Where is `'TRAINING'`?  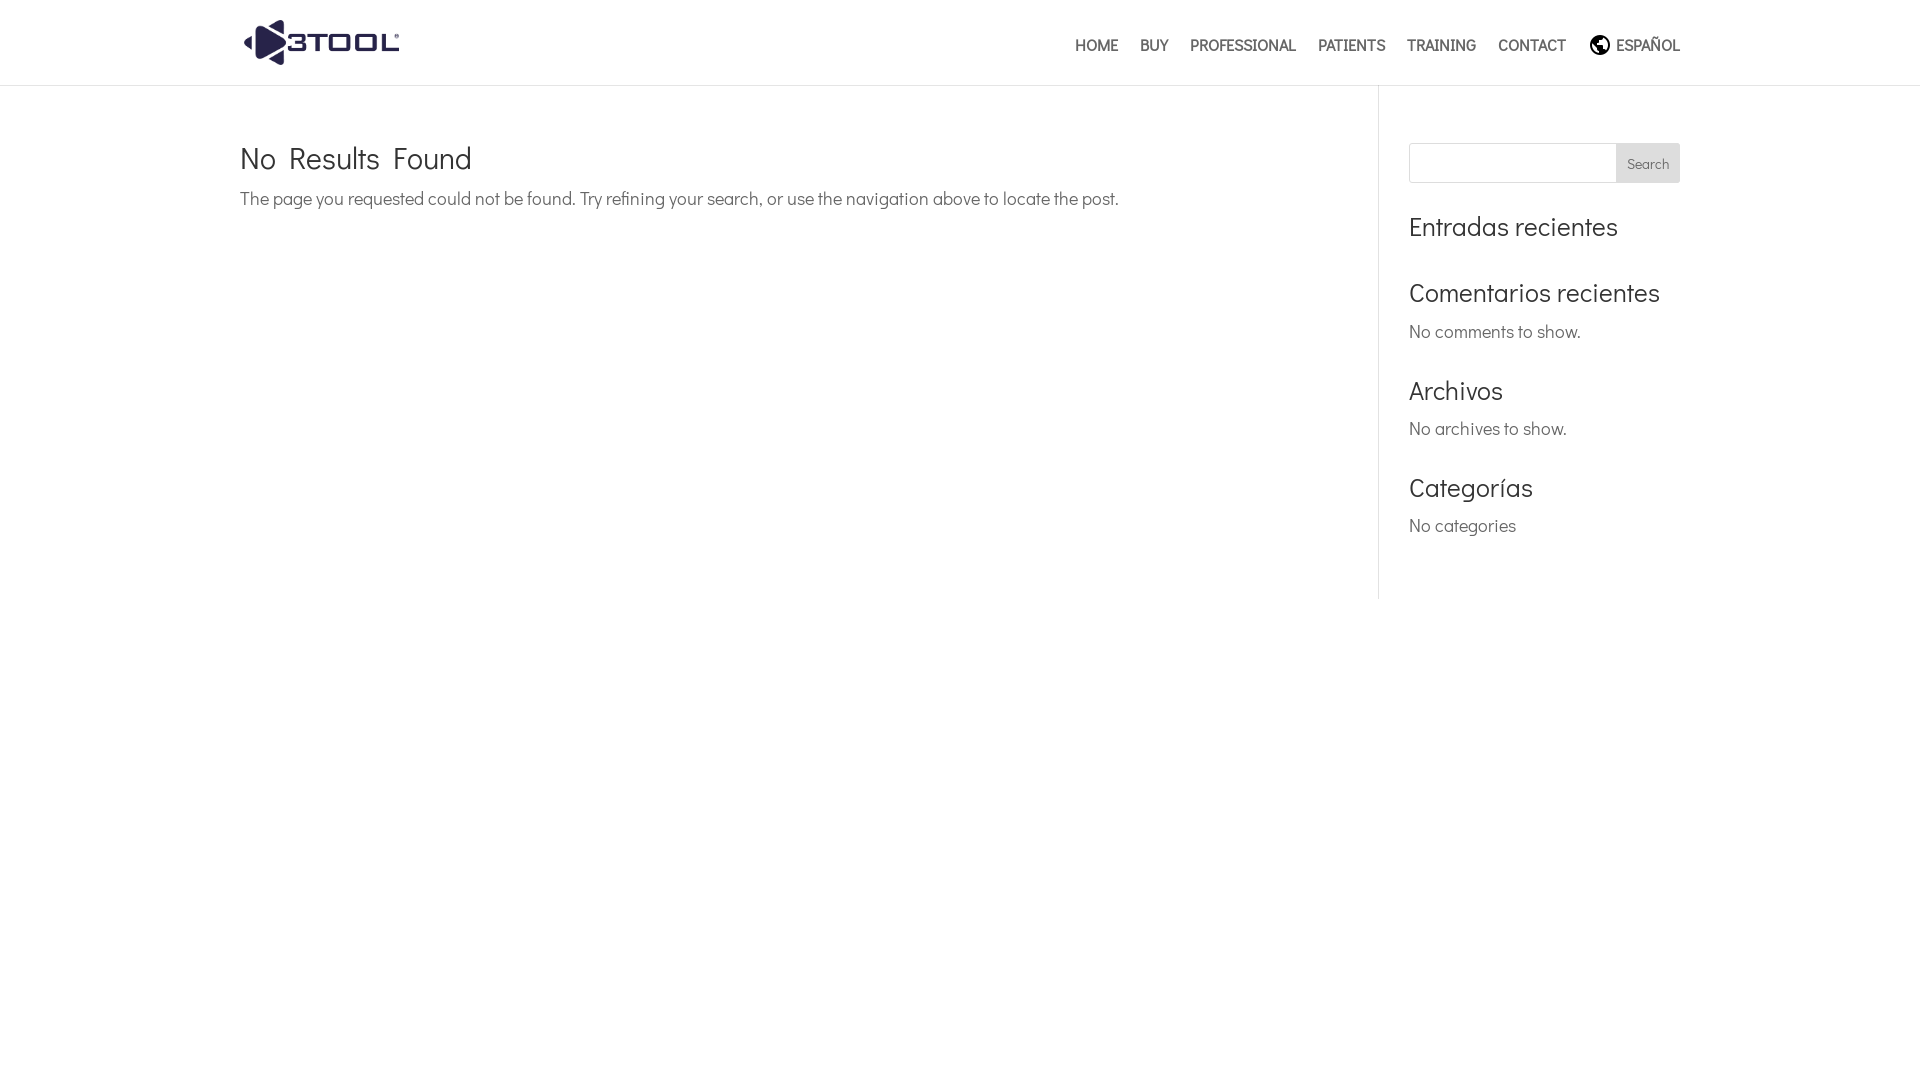
'TRAINING' is located at coordinates (1405, 57).